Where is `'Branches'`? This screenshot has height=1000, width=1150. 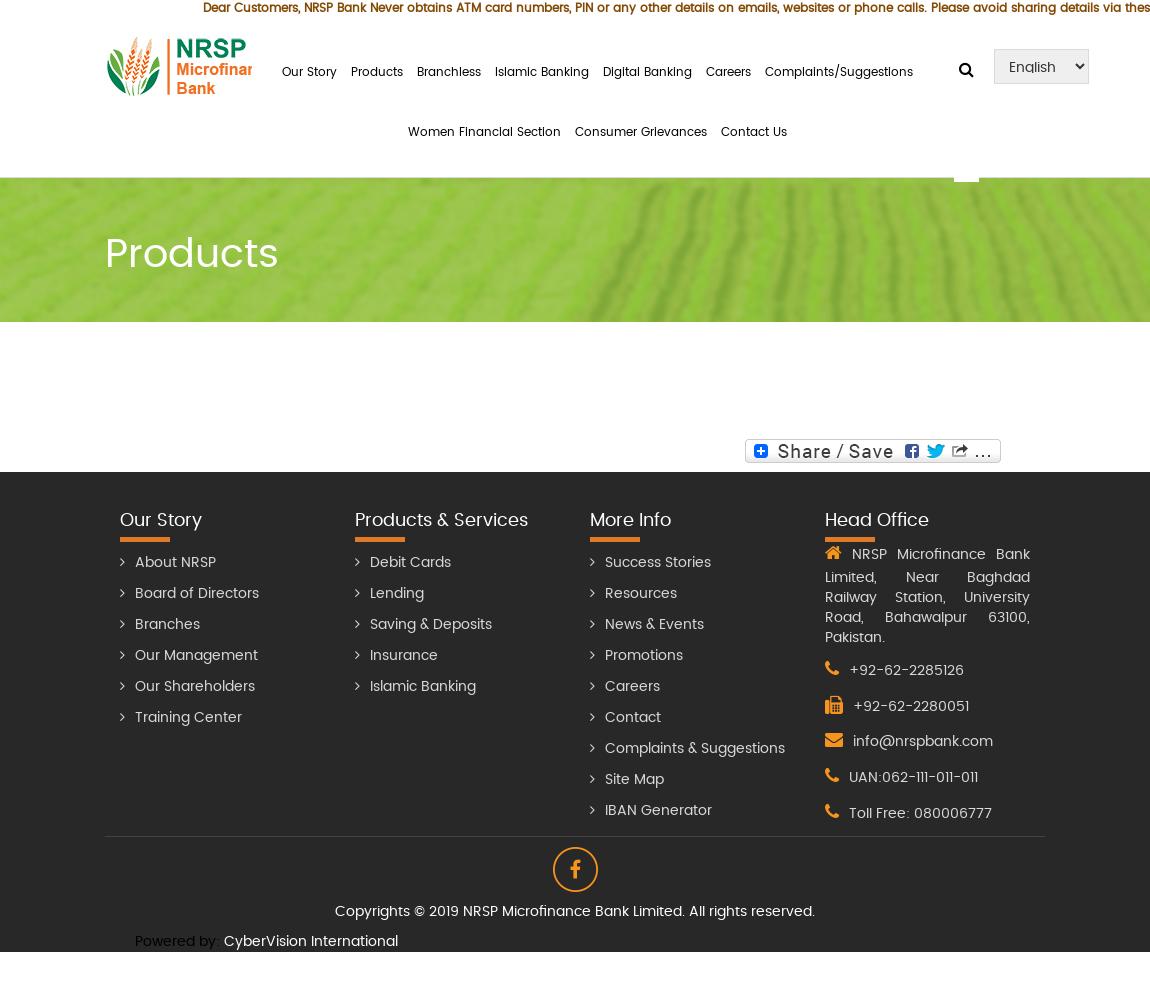
'Branches' is located at coordinates (134, 623).